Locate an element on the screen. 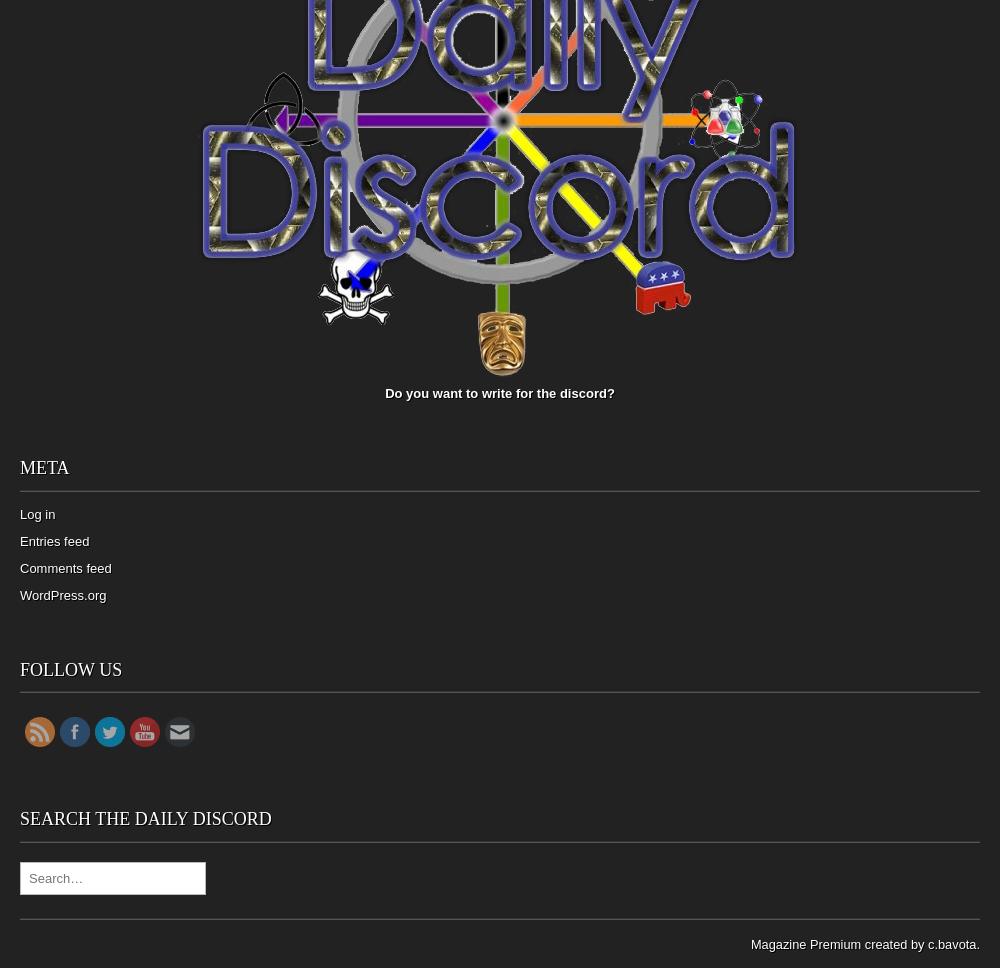 Image resolution: width=1000 pixels, height=968 pixels. 'created by' is located at coordinates (894, 942).